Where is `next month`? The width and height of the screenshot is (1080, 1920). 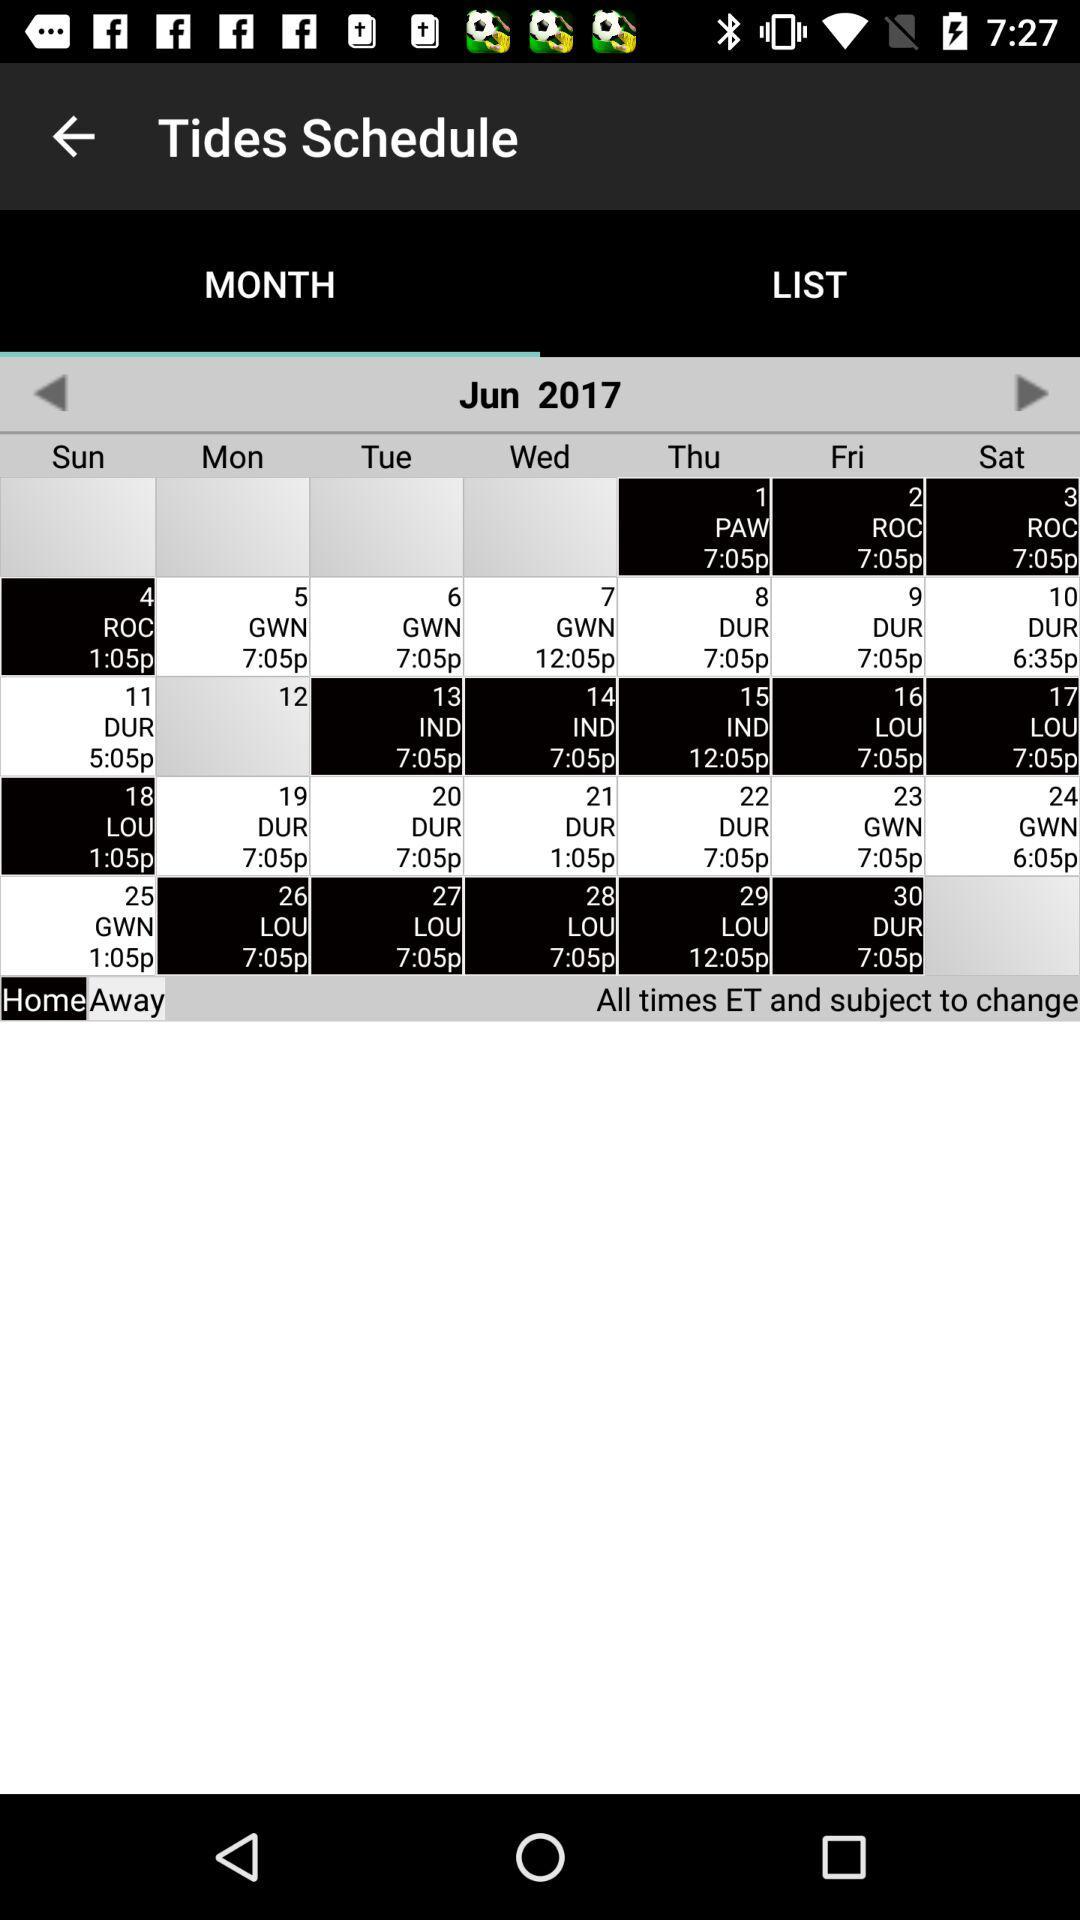
next month is located at coordinates (1030, 392).